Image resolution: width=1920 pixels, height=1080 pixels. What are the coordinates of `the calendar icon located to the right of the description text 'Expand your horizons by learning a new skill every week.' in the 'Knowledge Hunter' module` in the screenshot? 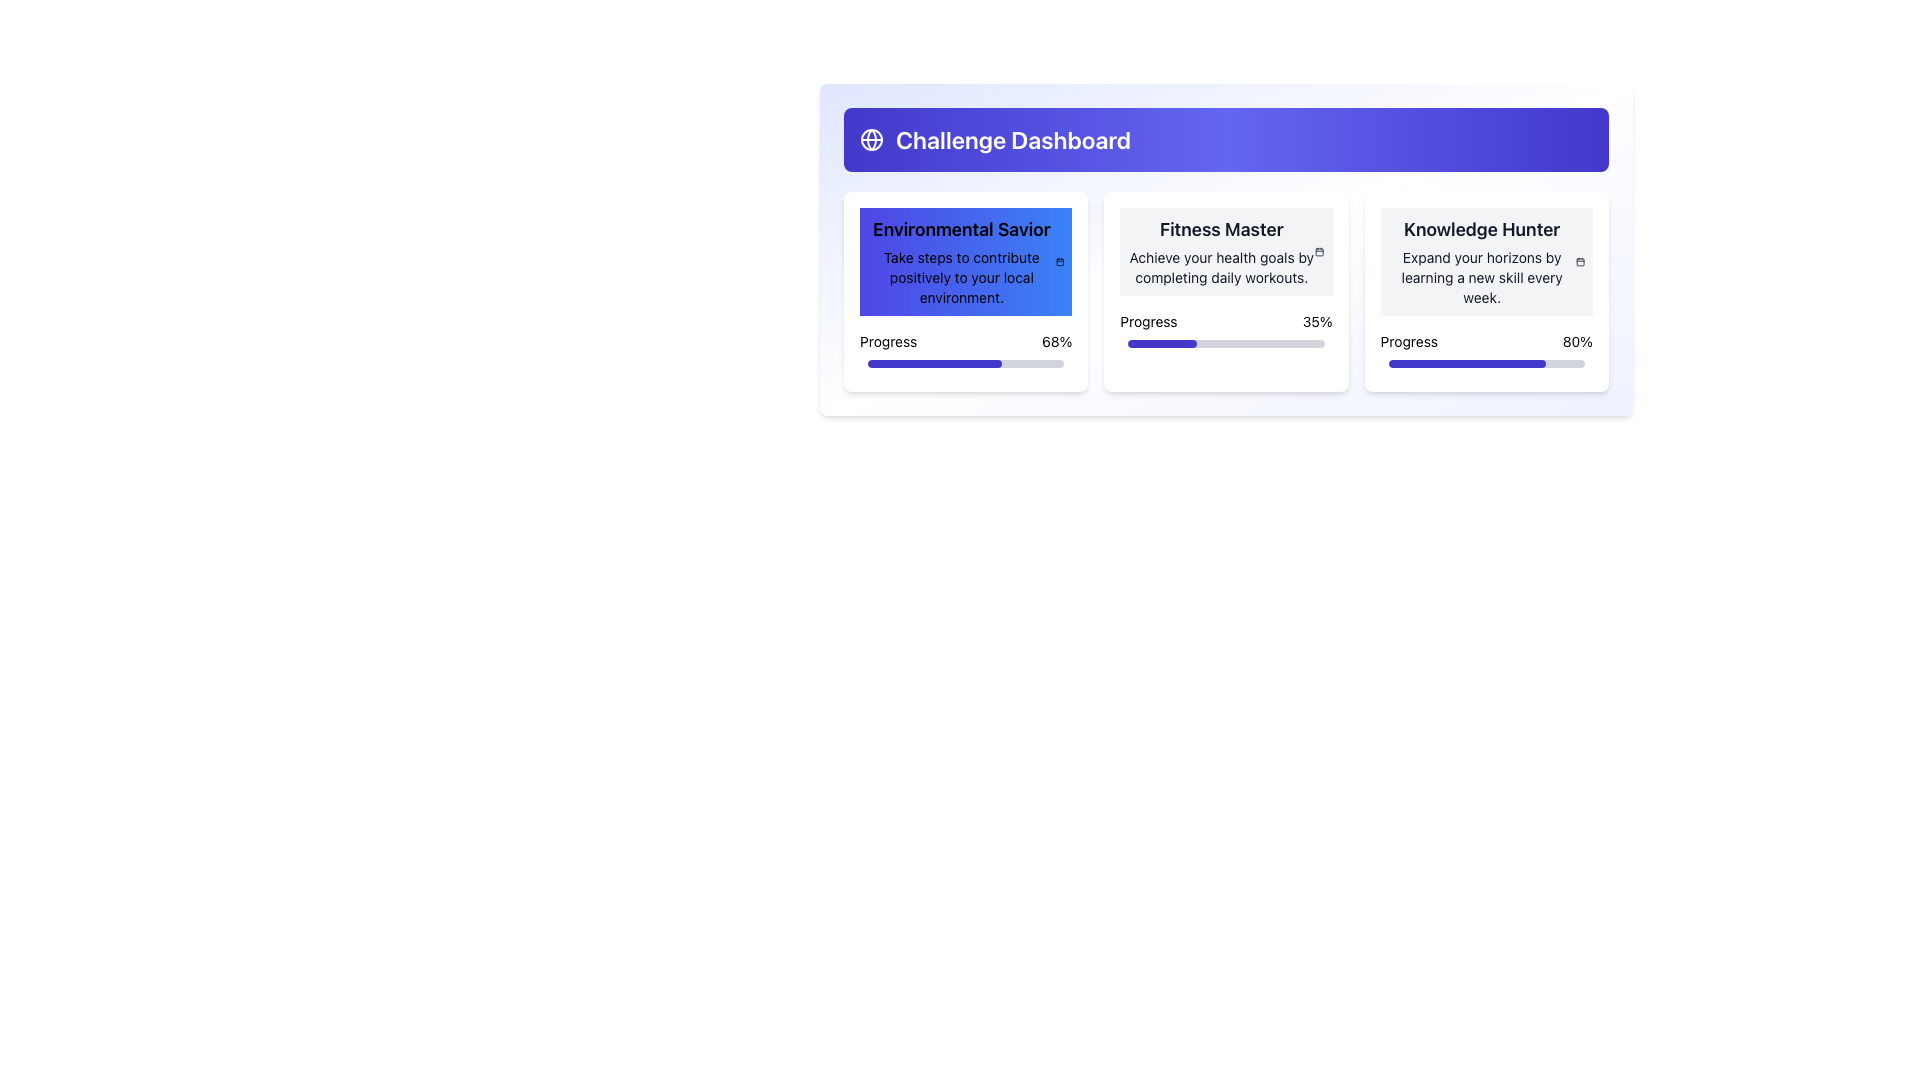 It's located at (1579, 261).